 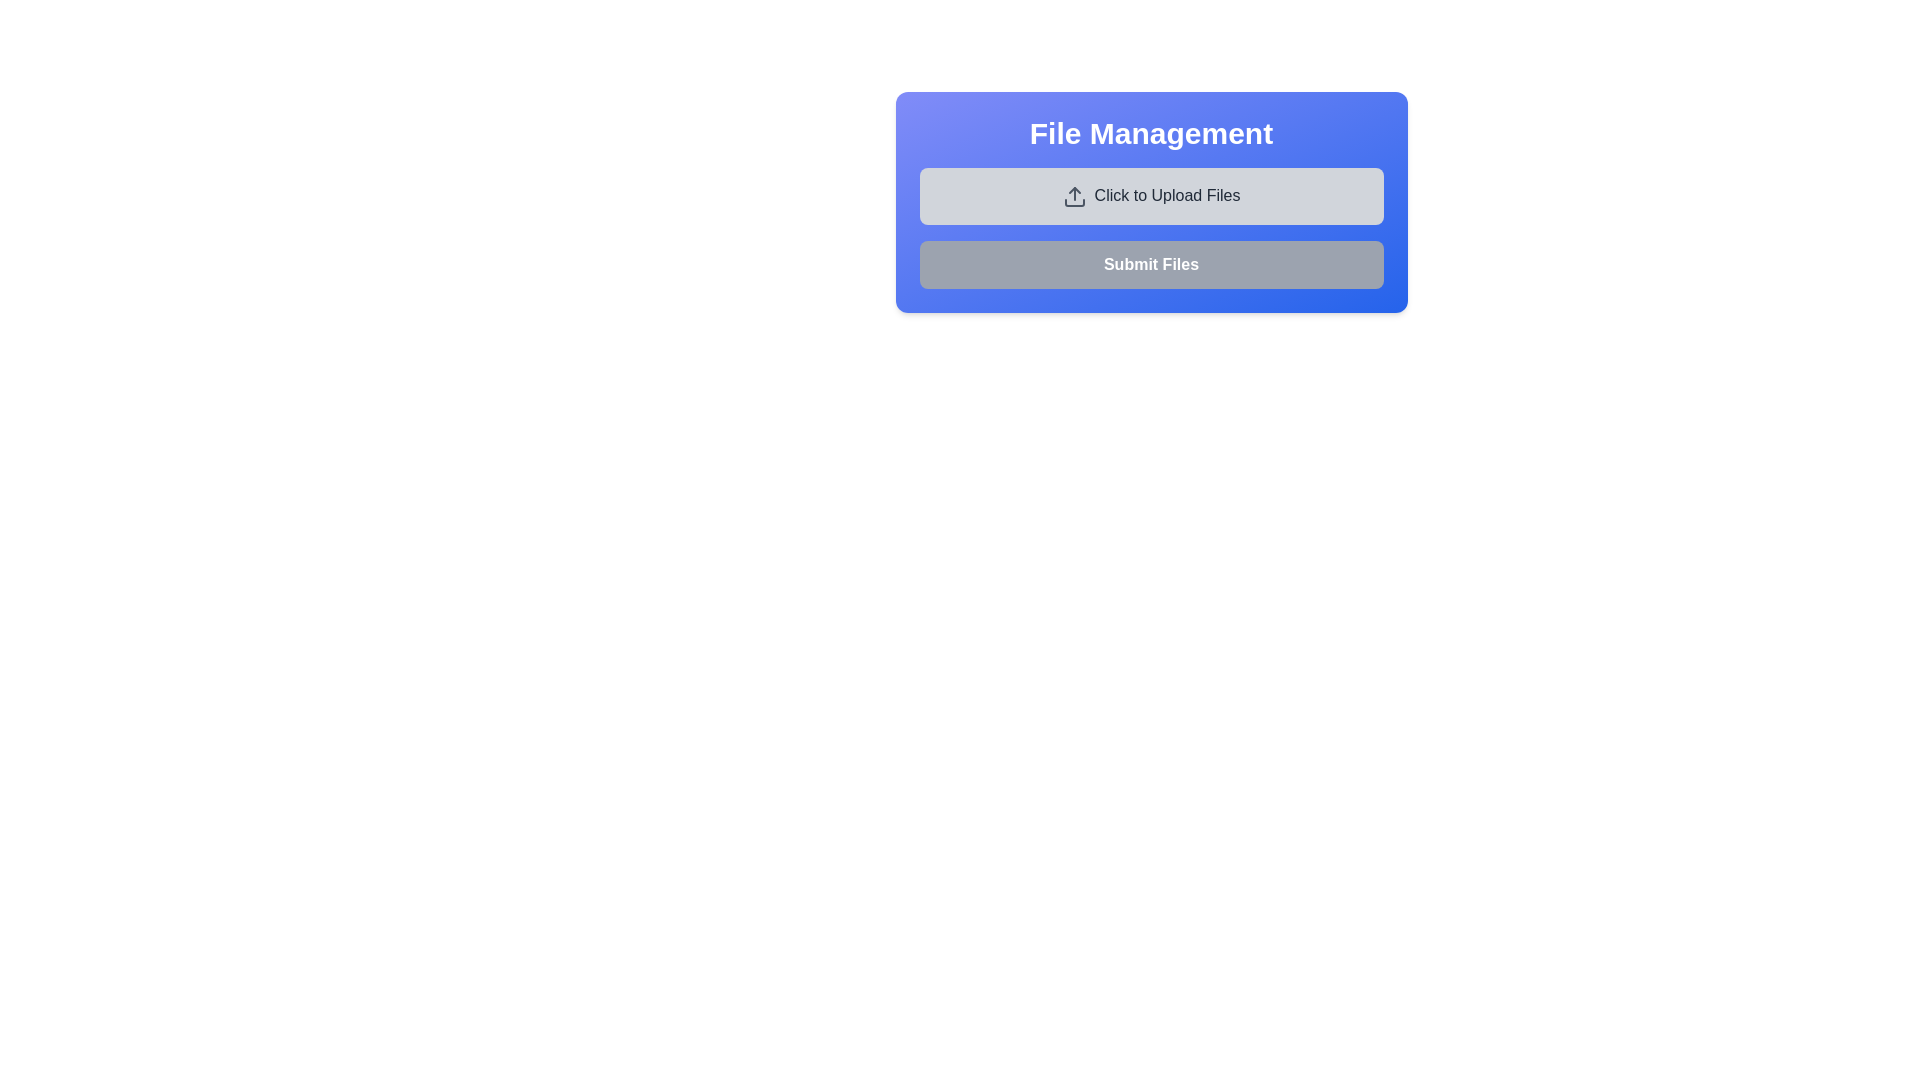 I want to click on the upload icon located to the left of the 'Click to Upload Files' text in the 'File Management' interface, which visually indicates the upload functionality, so click(x=1073, y=196).